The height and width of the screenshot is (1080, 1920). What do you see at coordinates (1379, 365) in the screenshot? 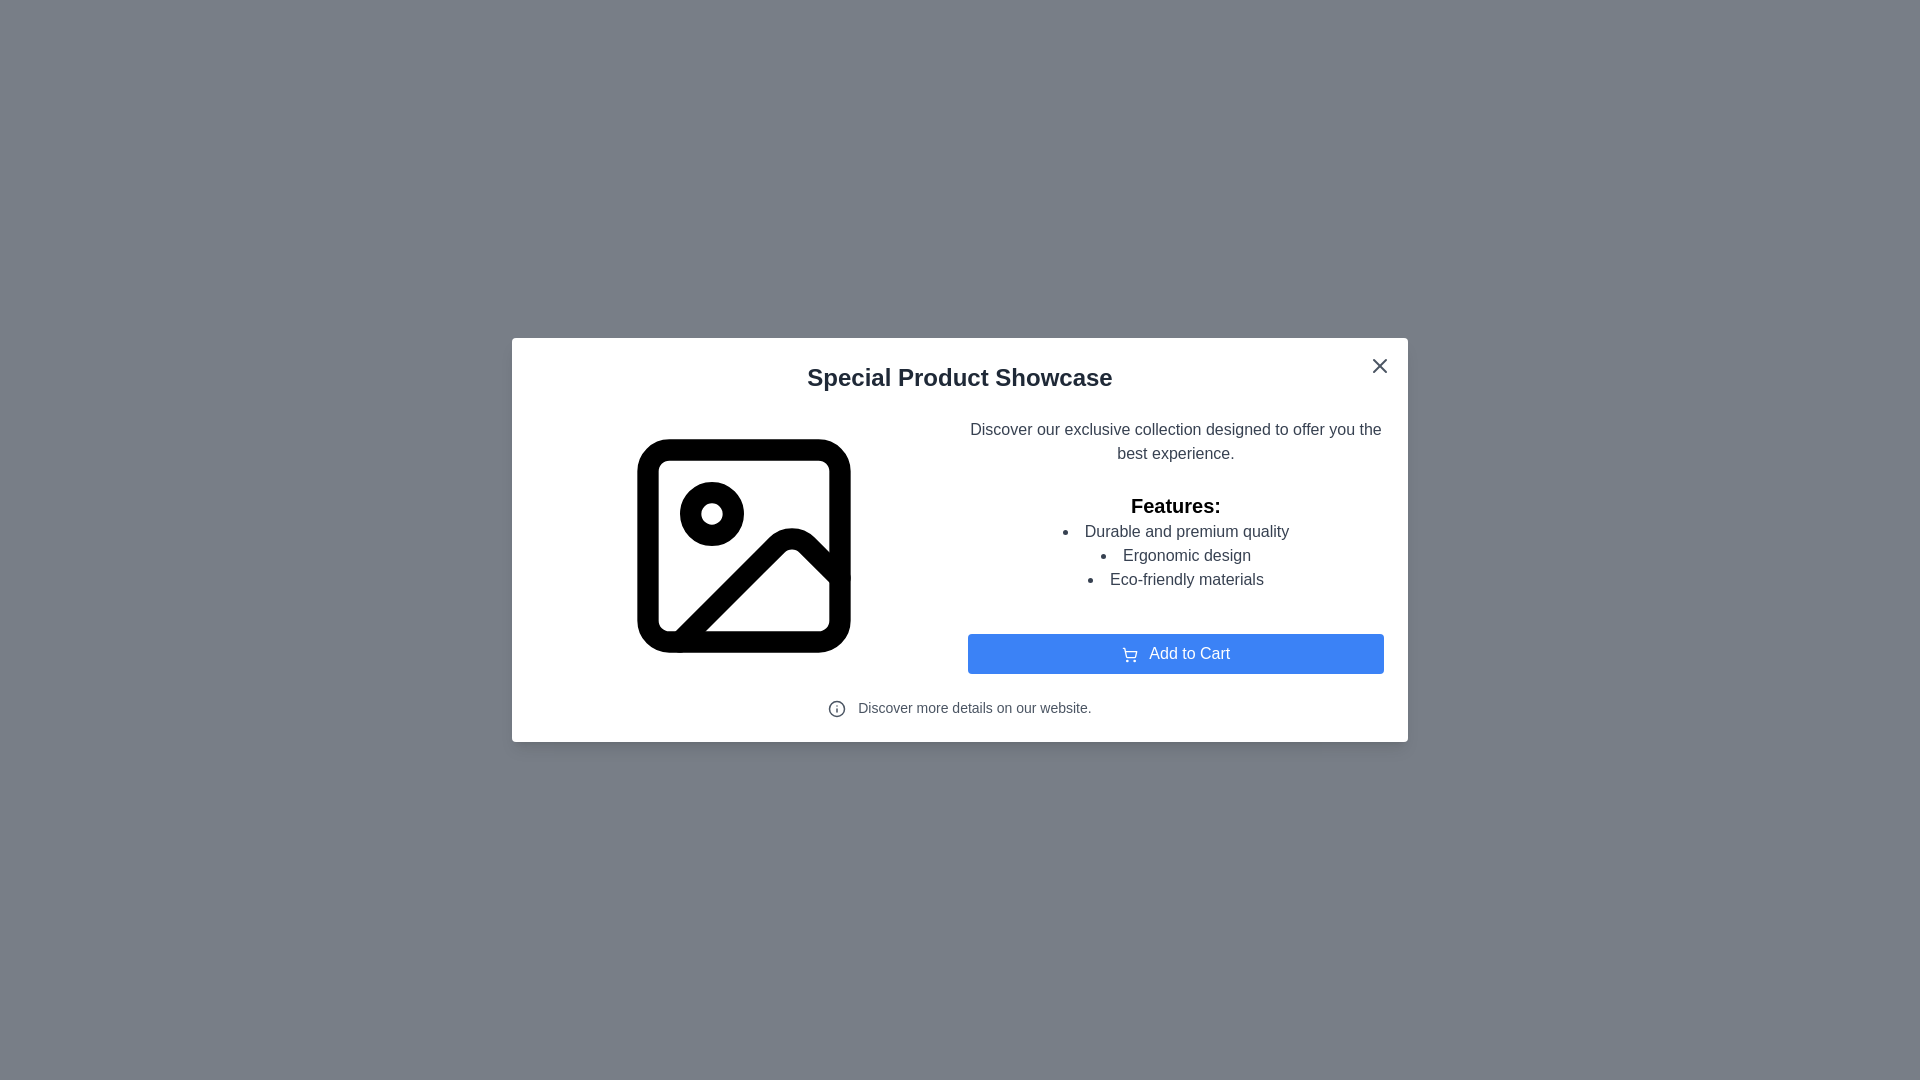
I see `the close button located in the top-right corner of the modal dialog` at bounding box center [1379, 365].